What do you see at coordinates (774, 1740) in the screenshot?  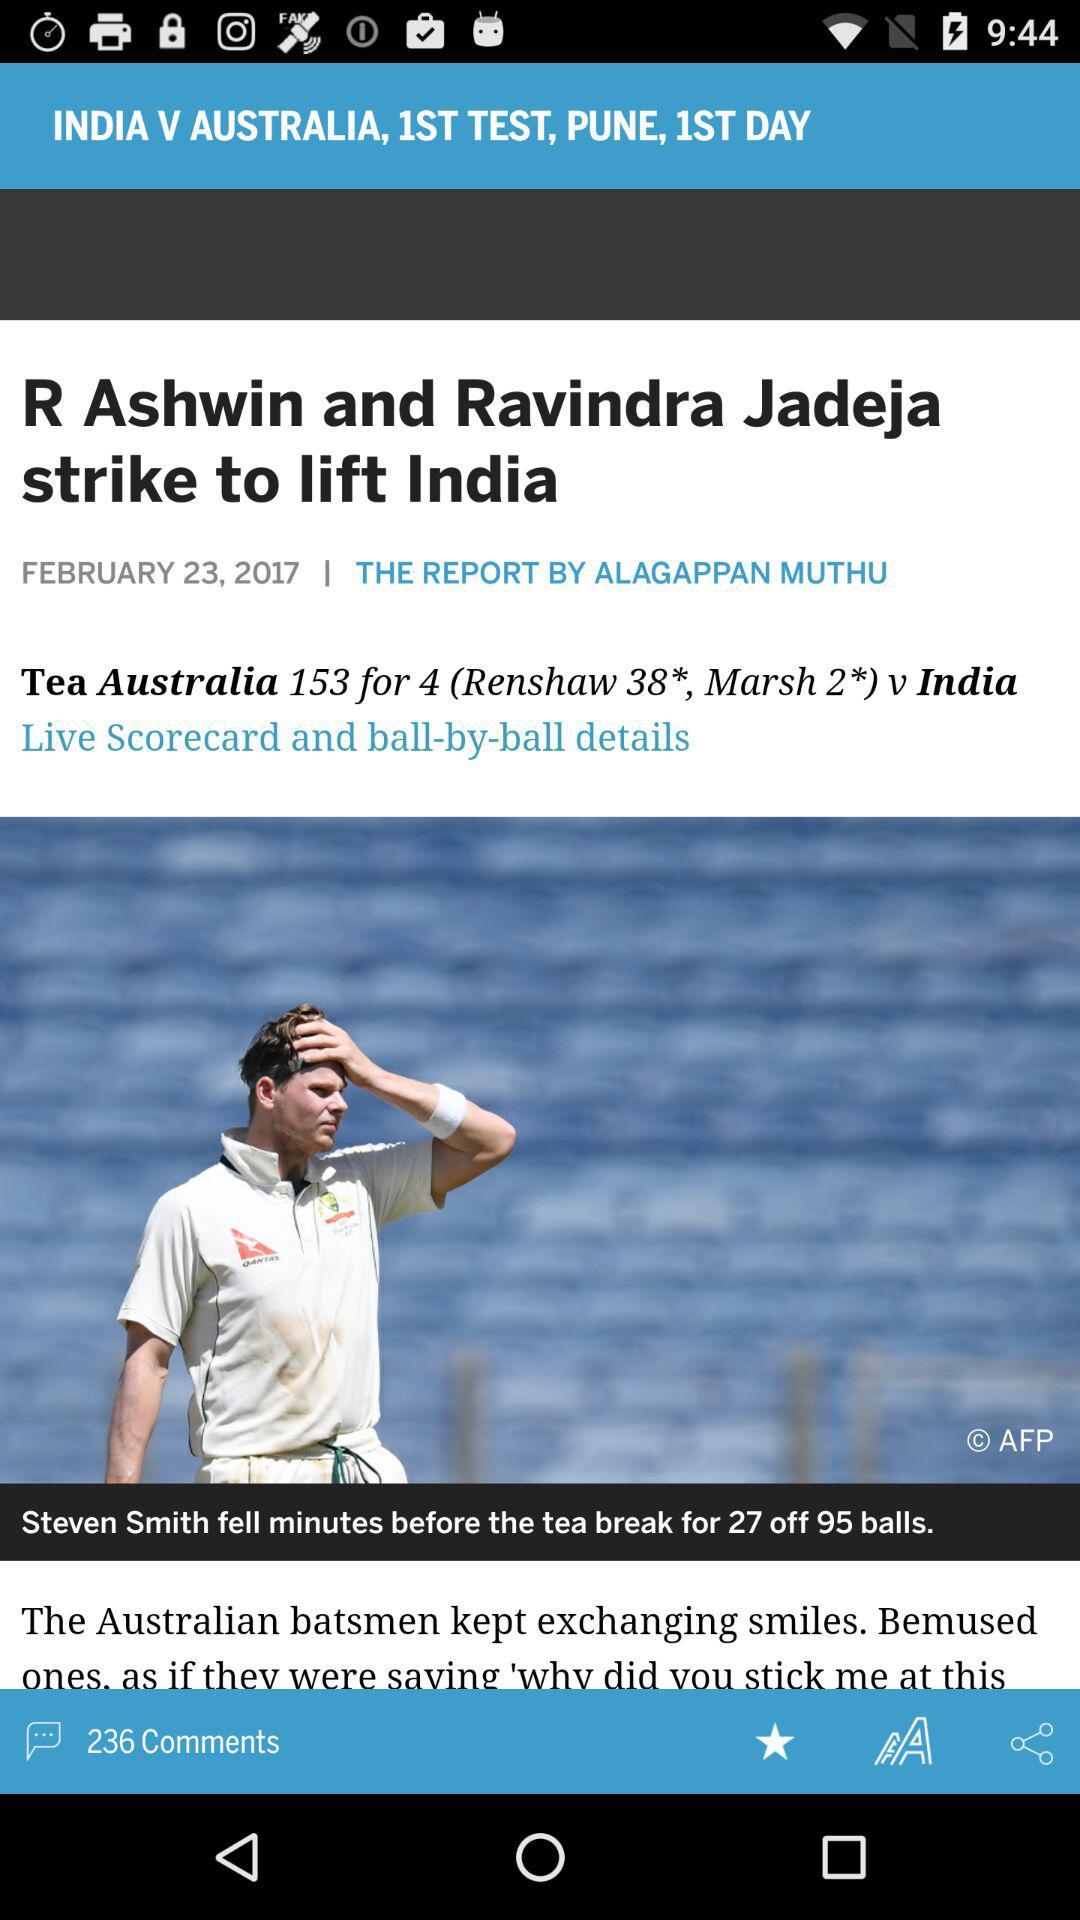 I see `this to favorites` at bounding box center [774, 1740].